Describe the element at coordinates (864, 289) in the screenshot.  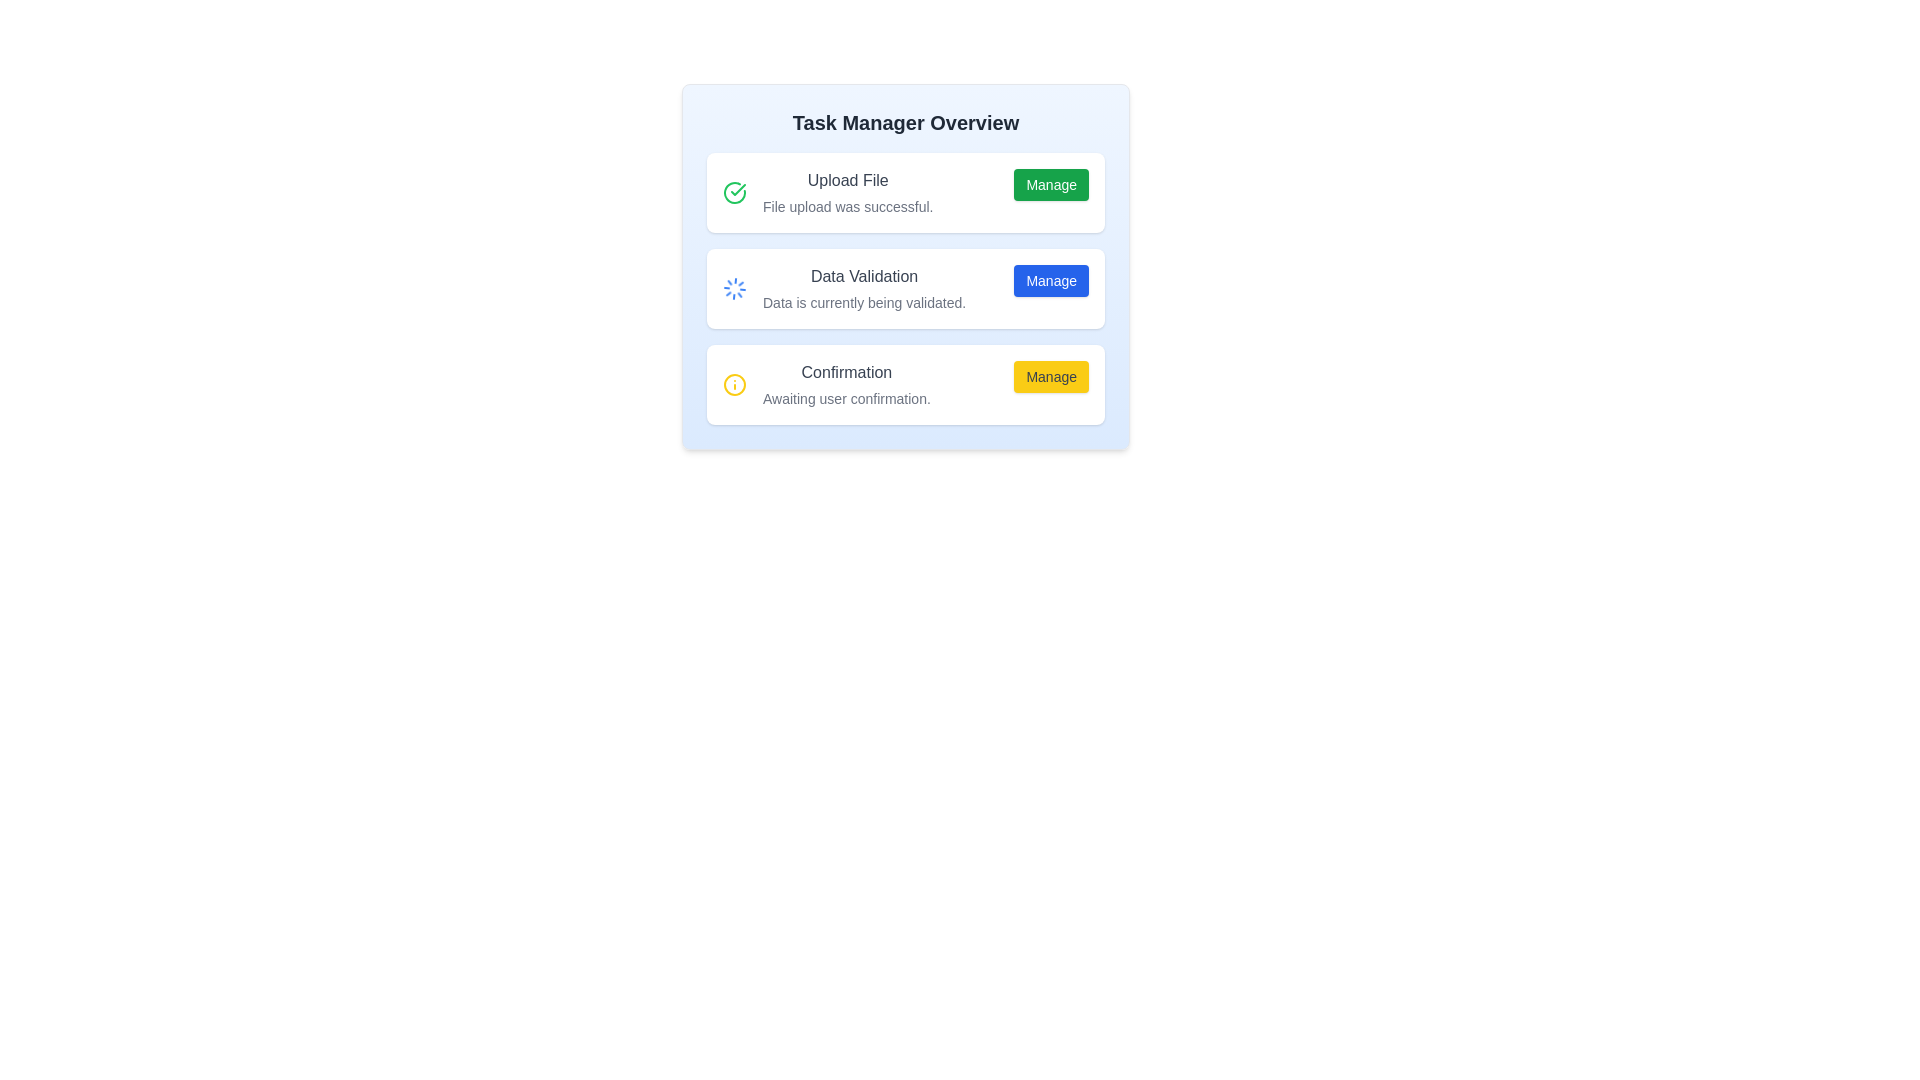
I see `the text block containing 'Data Validation' and 'Data is currently being validated', which is positioned centrally in the 'Task Manager Overview' interface card, between a spinning loader and a blue 'Manage' button` at that location.